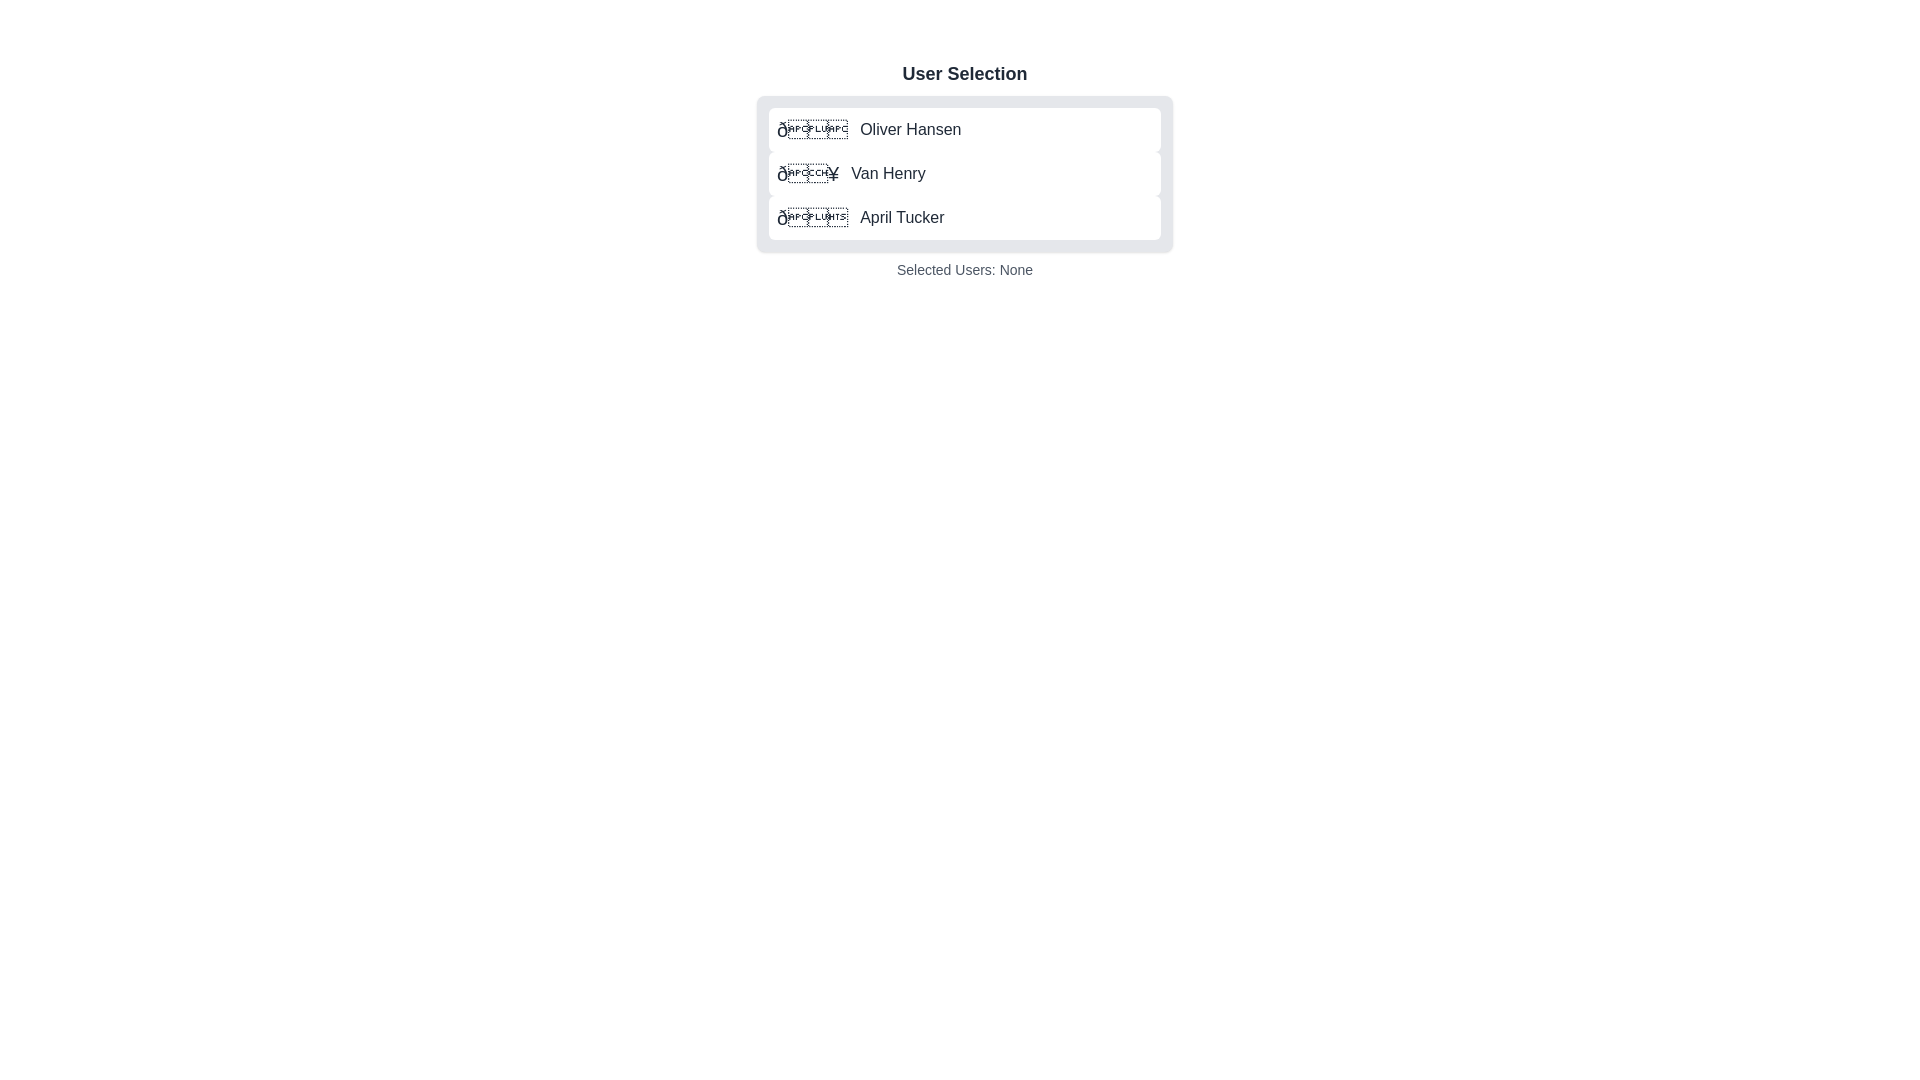 The height and width of the screenshot is (1080, 1920). Describe the element at coordinates (812, 130) in the screenshot. I see `the star emoji icon that precedes the name 'Oliver Hansen' in the user selection box` at that location.